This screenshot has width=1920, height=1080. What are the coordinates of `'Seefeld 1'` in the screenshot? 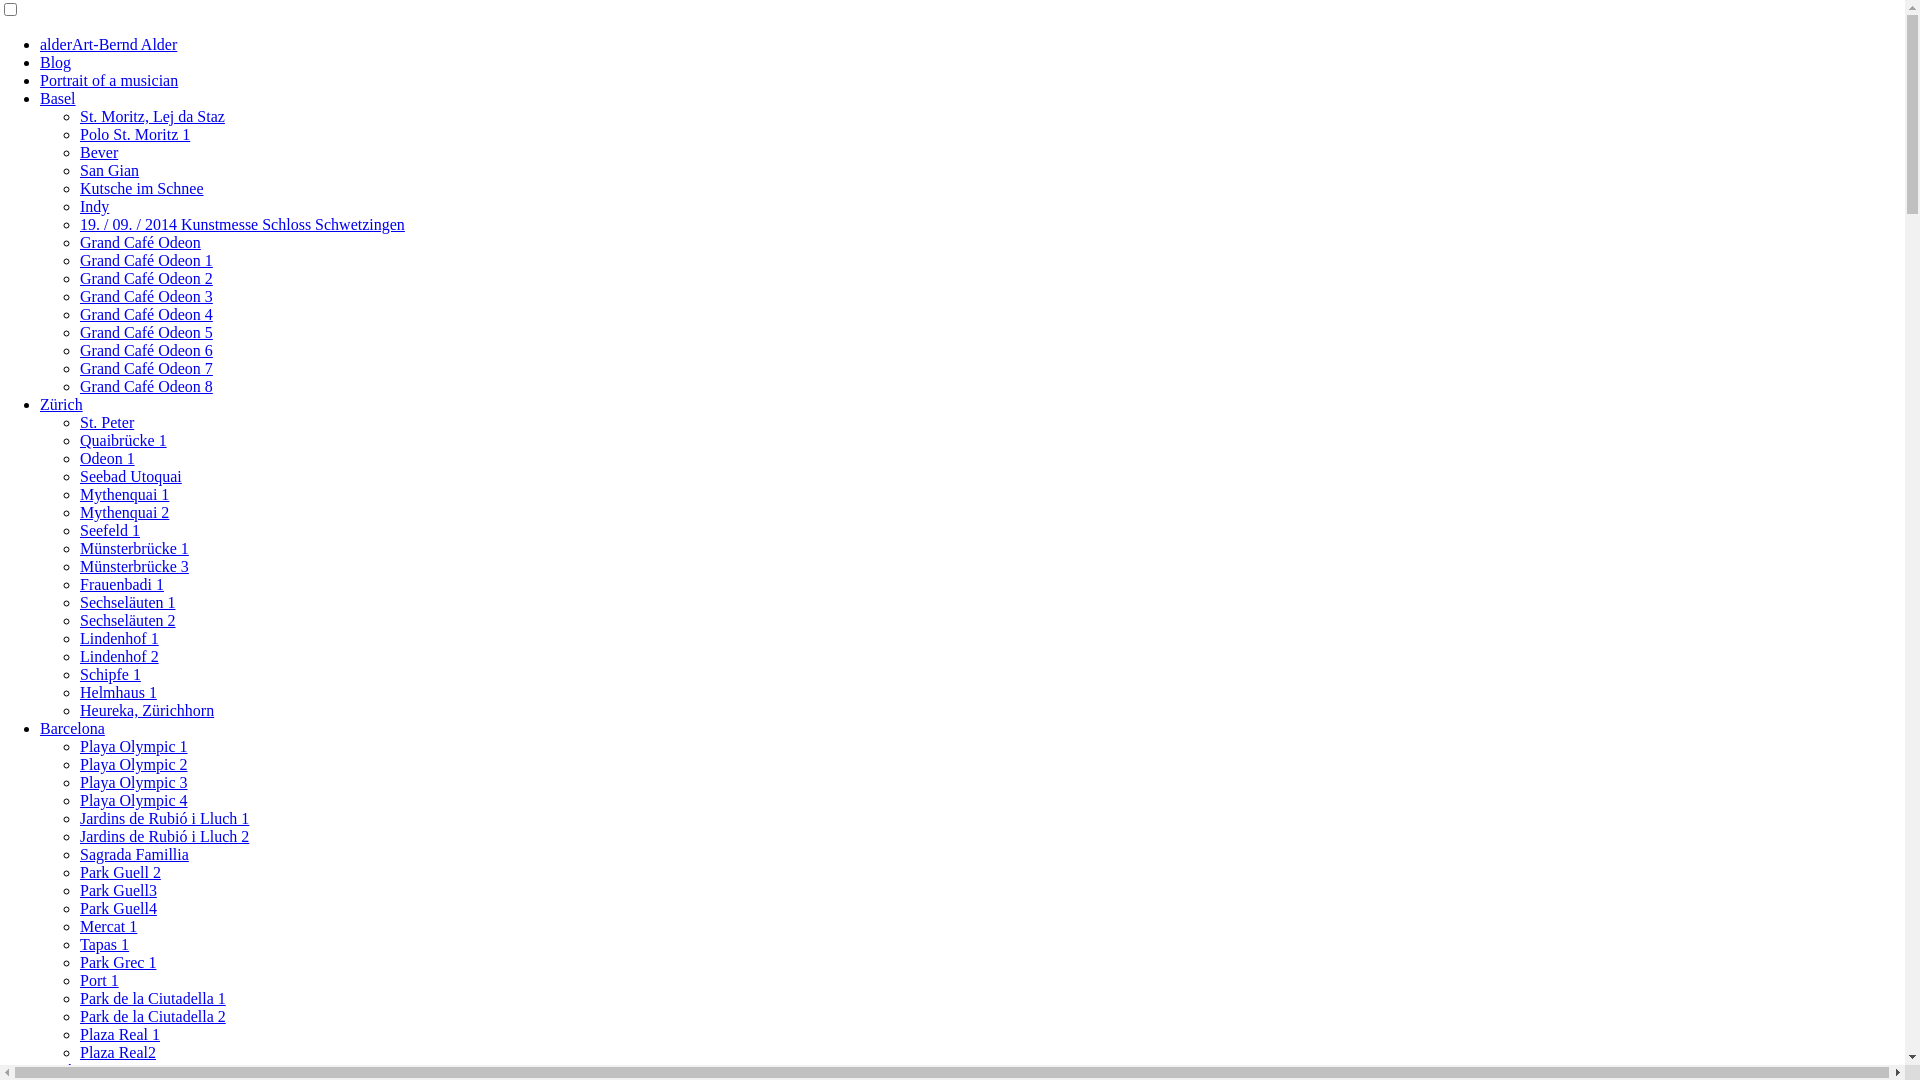 It's located at (109, 529).